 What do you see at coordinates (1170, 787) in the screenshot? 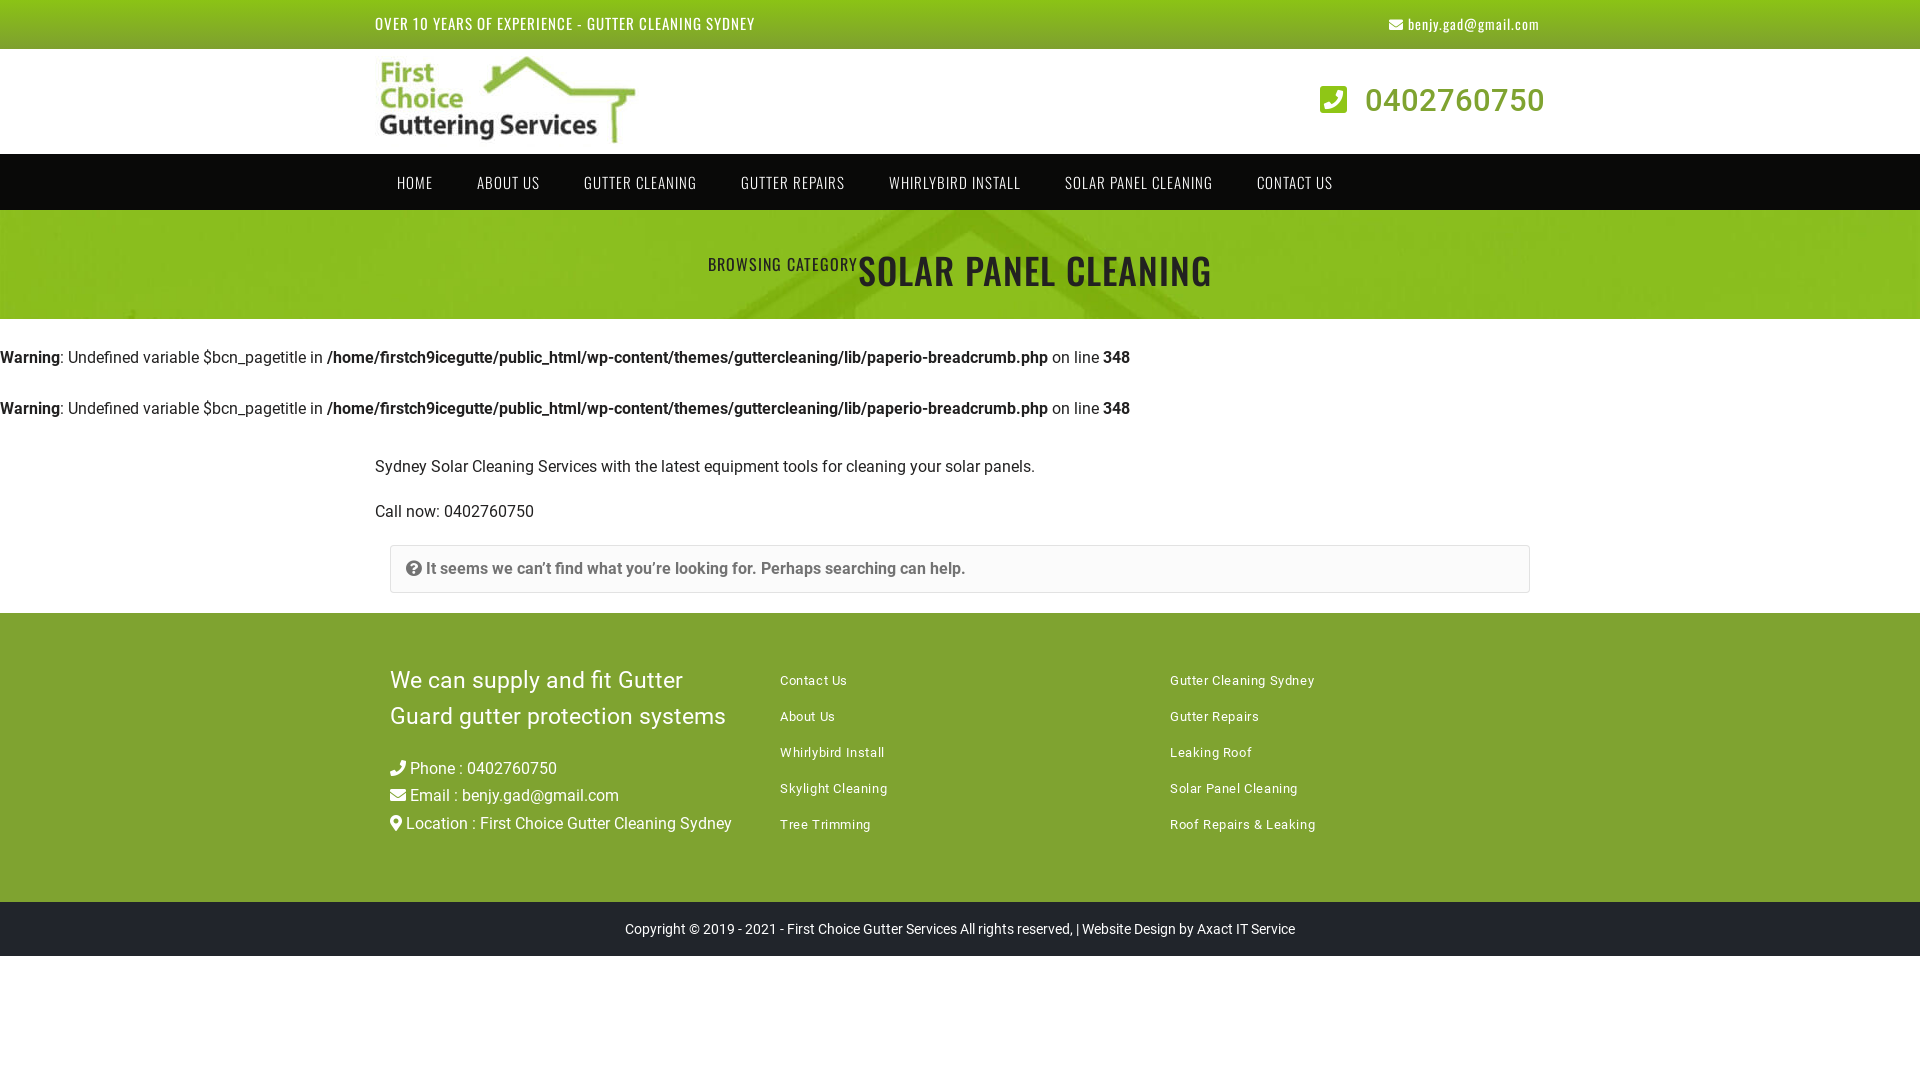
I see `'Solar Panel Cleaning'` at bounding box center [1170, 787].